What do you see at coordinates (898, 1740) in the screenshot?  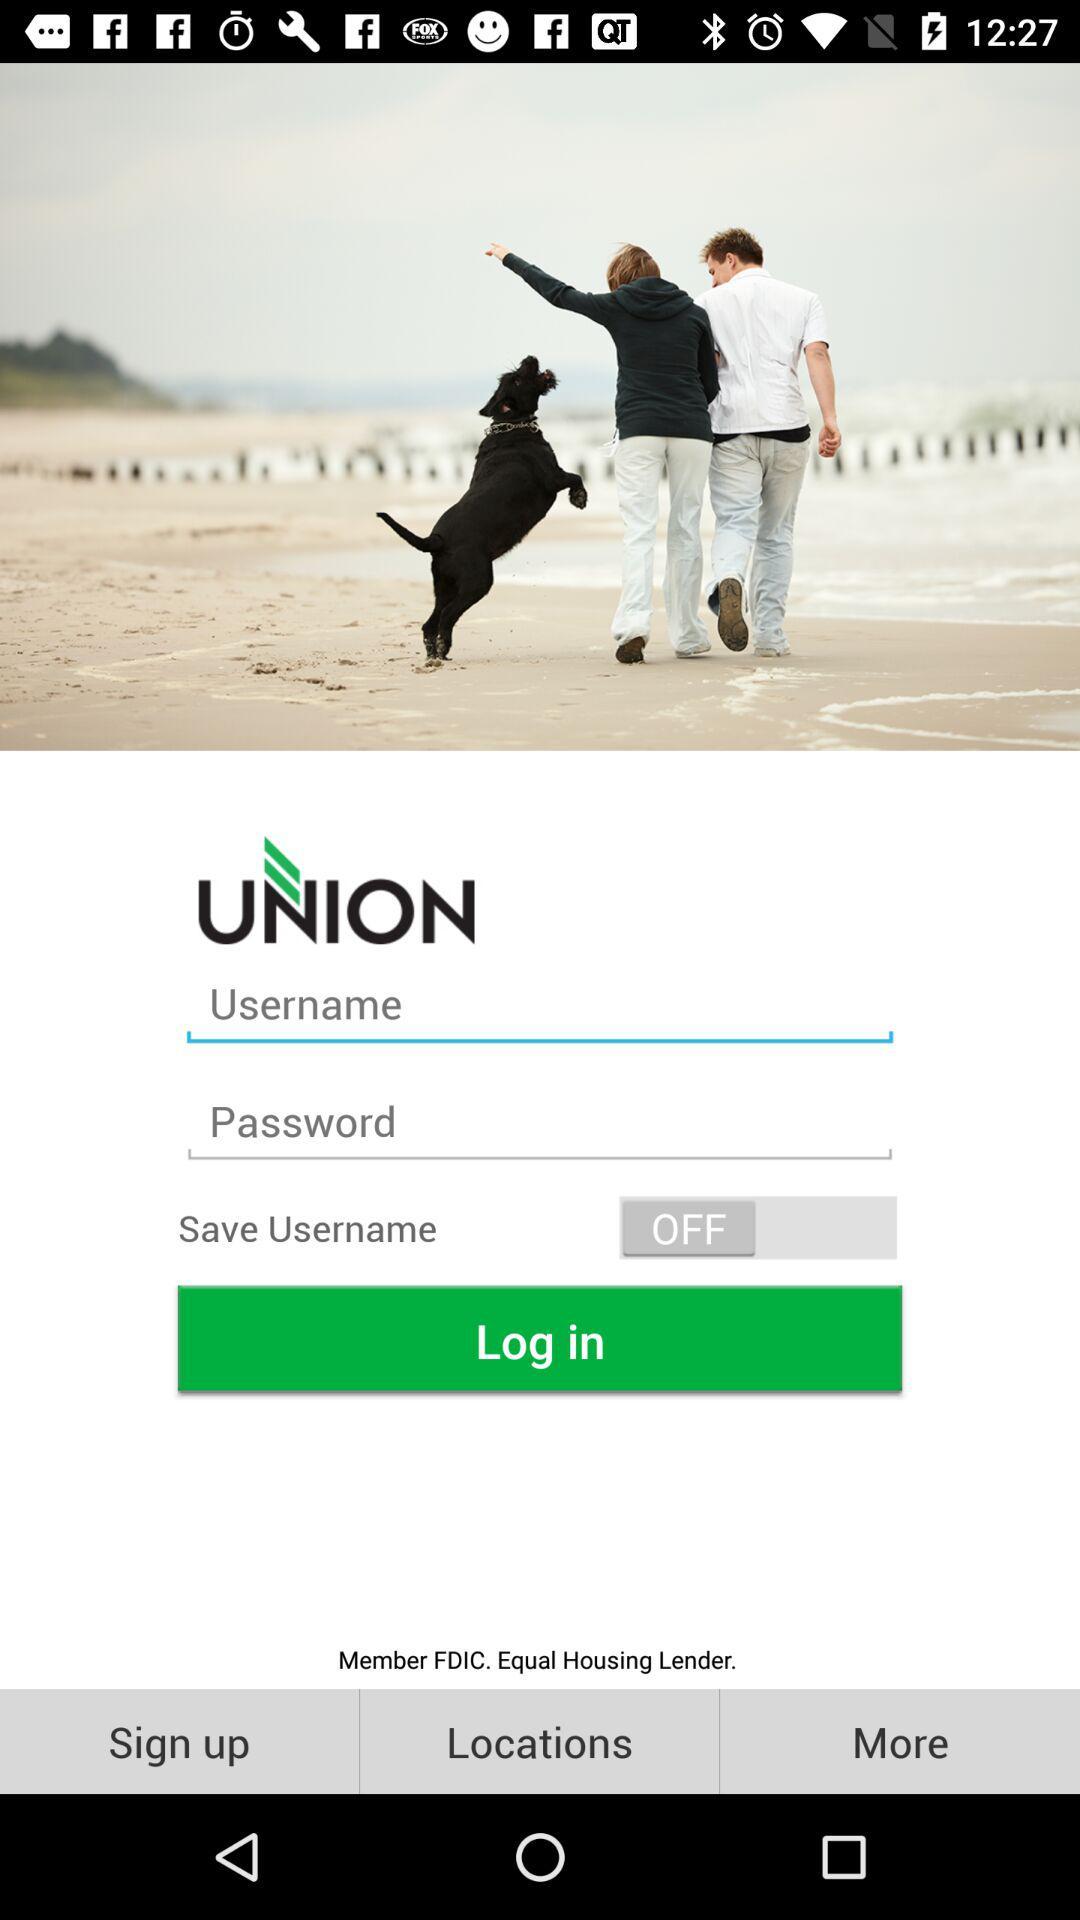 I see `the more item` at bounding box center [898, 1740].